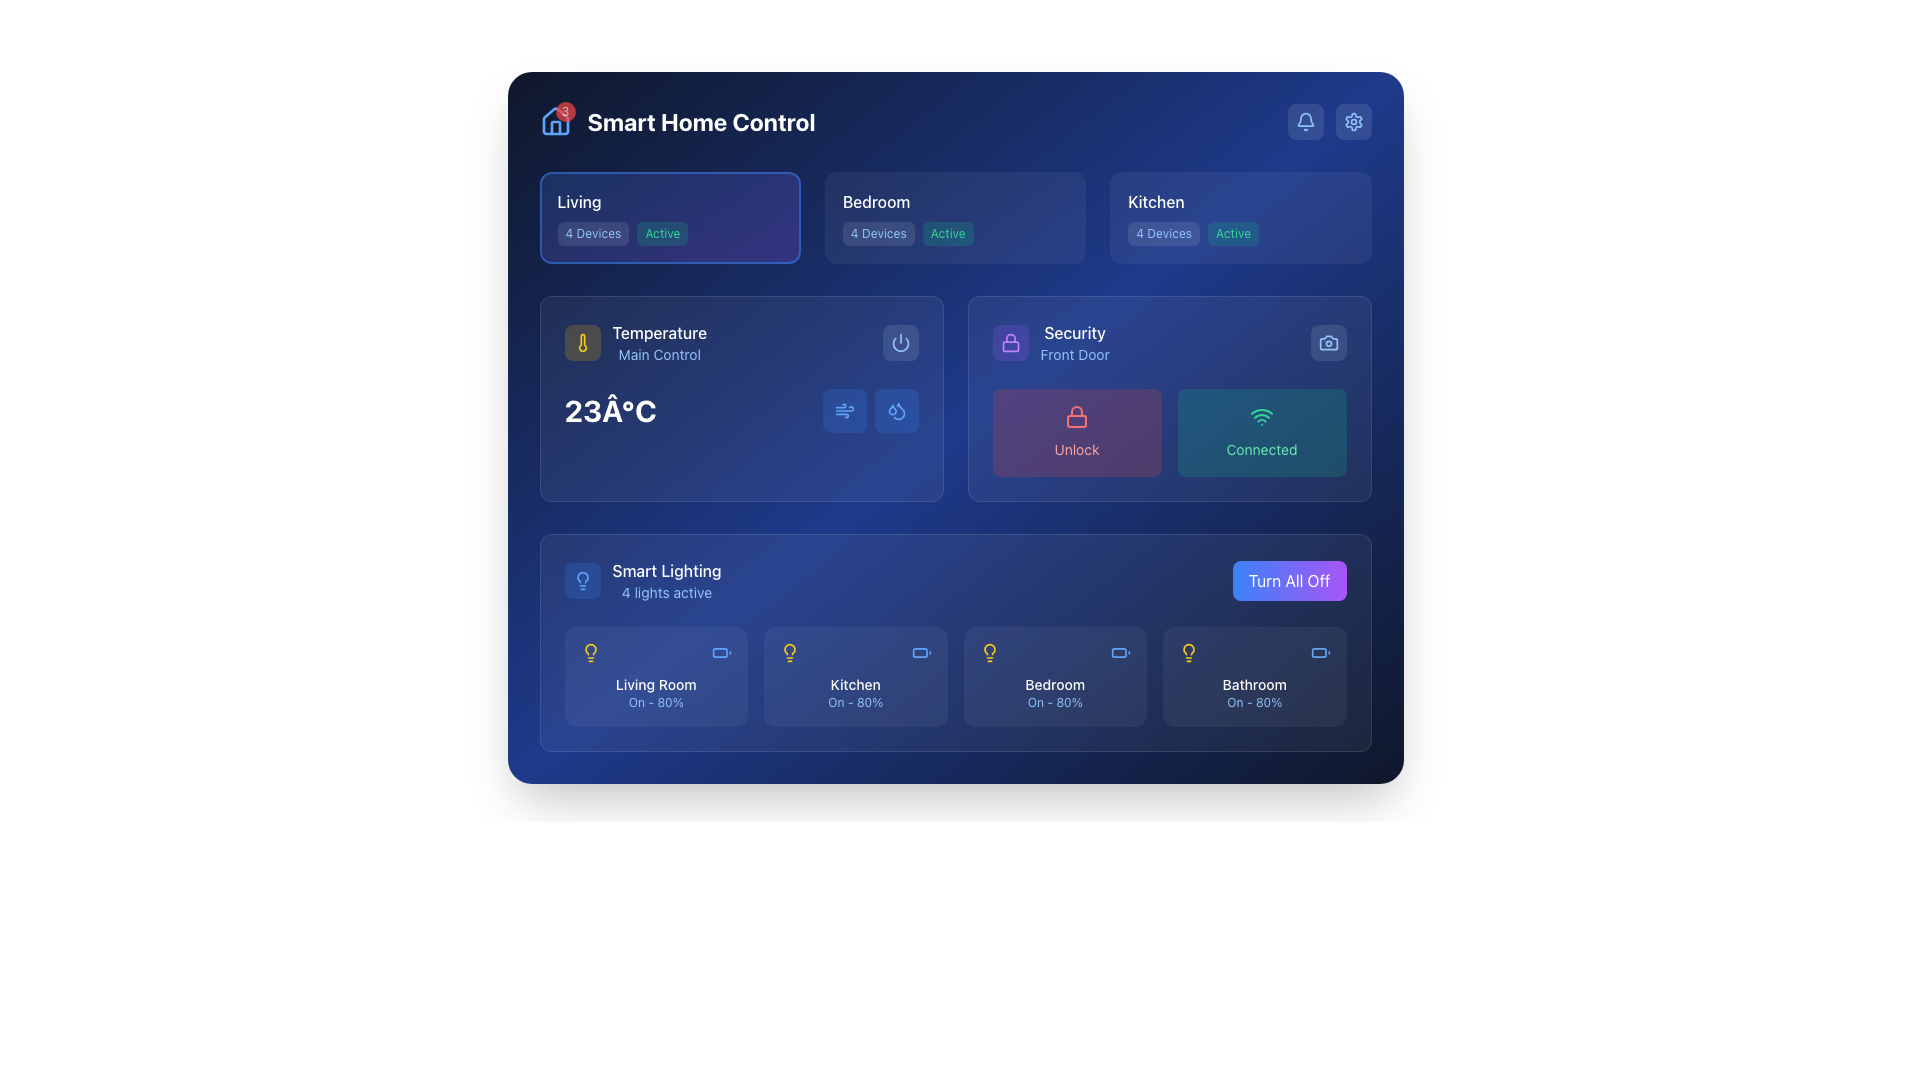 Image resolution: width=1920 pixels, height=1080 pixels. I want to click on the red lock icon with a rounded design located in the 'Security' card, positioned centrally above the 'Unlock' label, so click(1075, 415).